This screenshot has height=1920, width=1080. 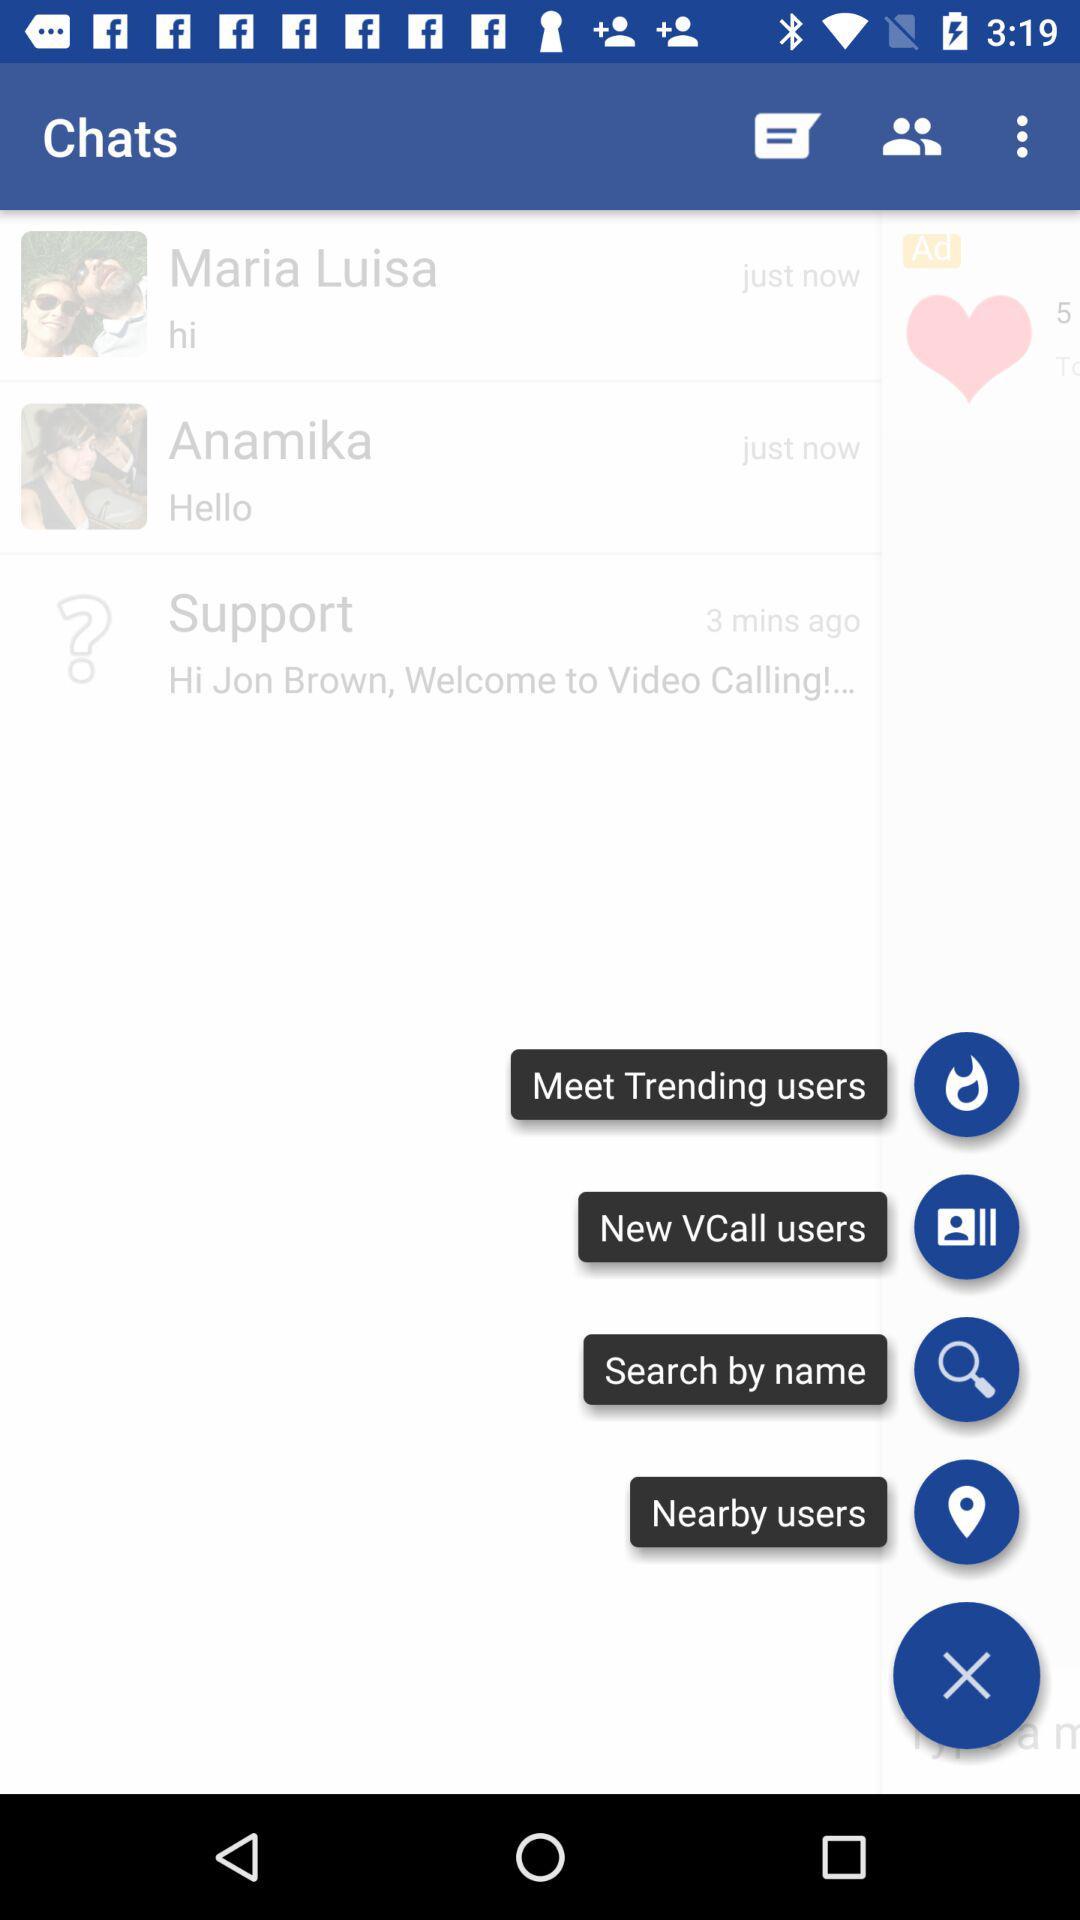 I want to click on the search icon, so click(x=965, y=1368).